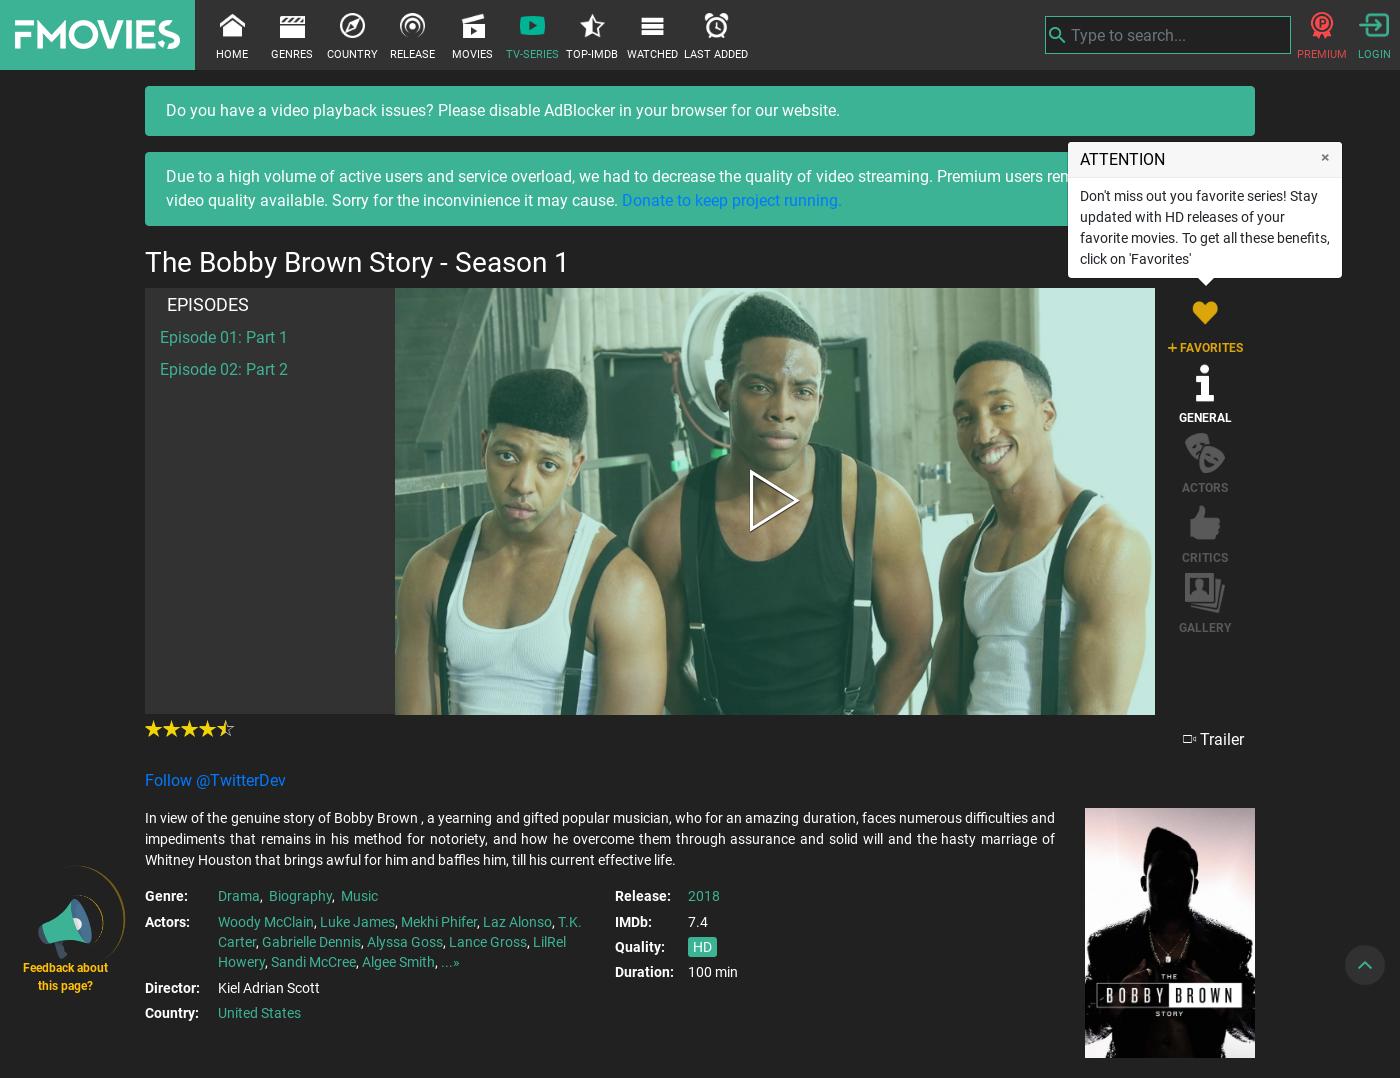 Image resolution: width=1400 pixels, height=1078 pixels. I want to click on 'The Bobby Brown Story - Season 1', so click(357, 261).